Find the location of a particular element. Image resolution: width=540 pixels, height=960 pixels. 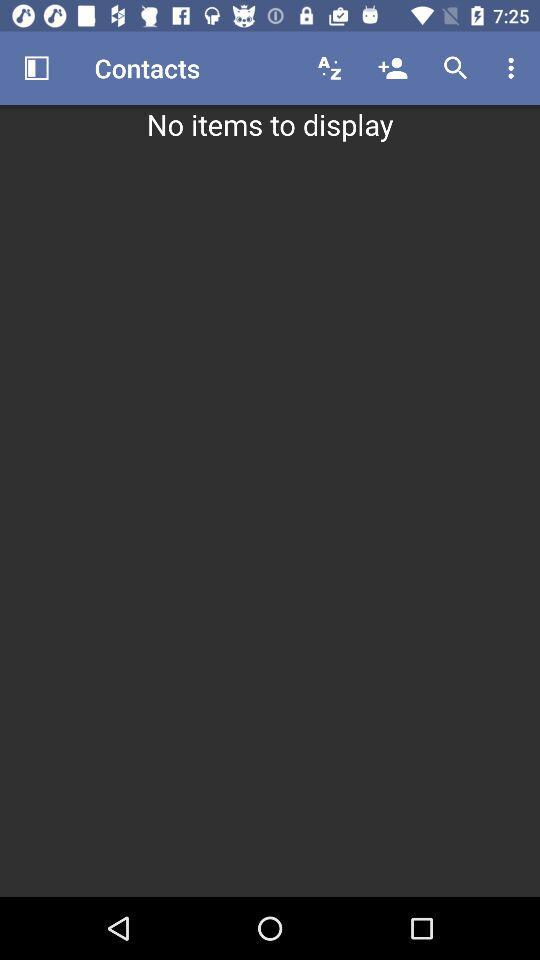

the icon above the no items to is located at coordinates (329, 68).